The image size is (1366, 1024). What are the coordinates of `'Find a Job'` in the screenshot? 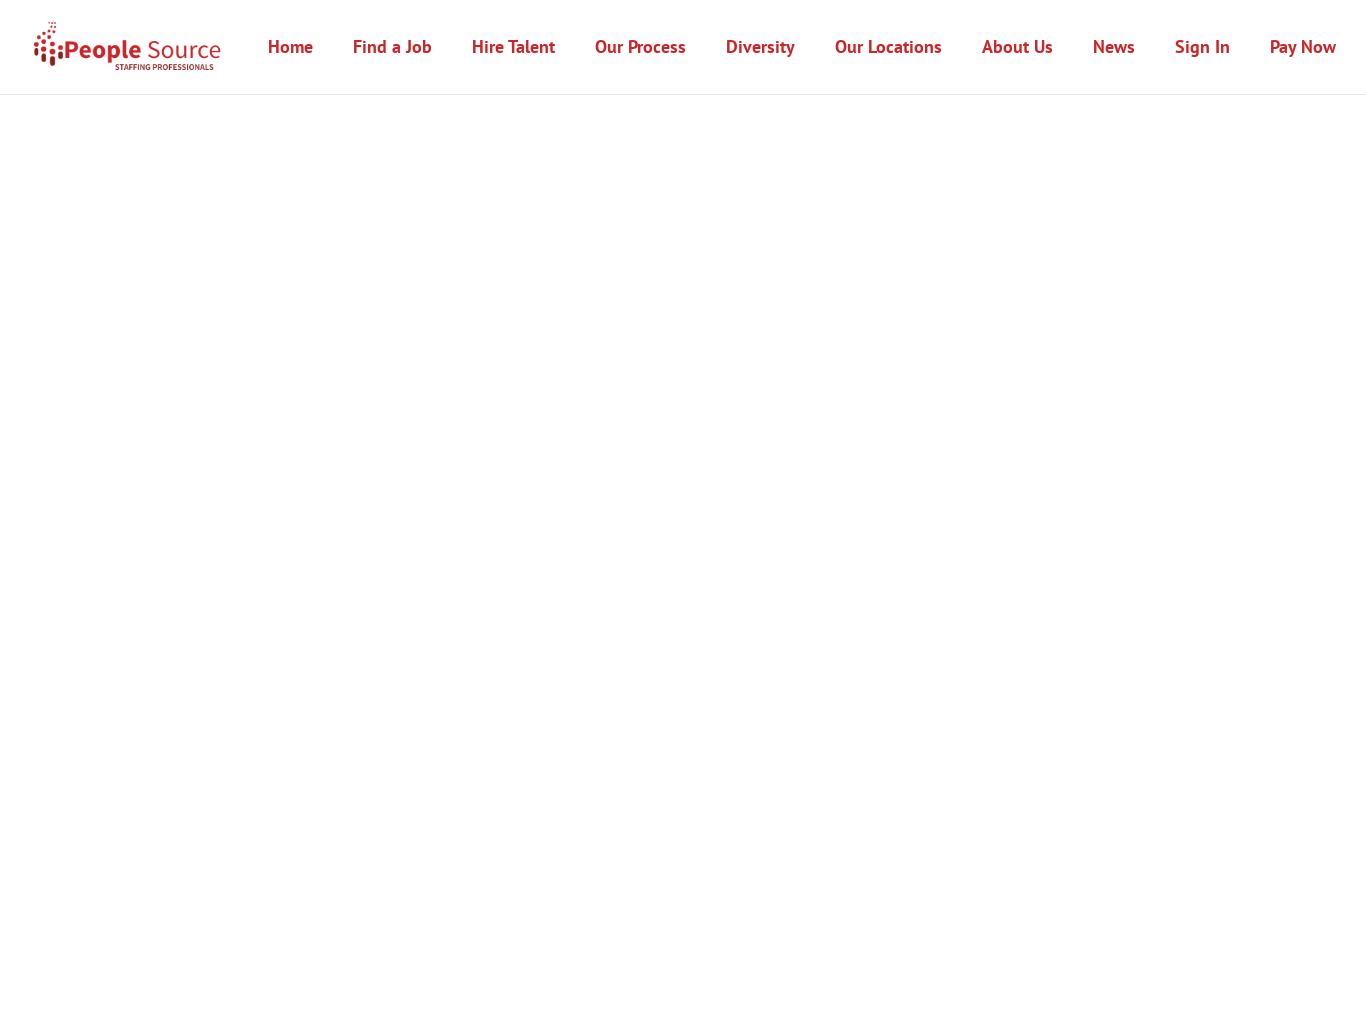 It's located at (351, 45).